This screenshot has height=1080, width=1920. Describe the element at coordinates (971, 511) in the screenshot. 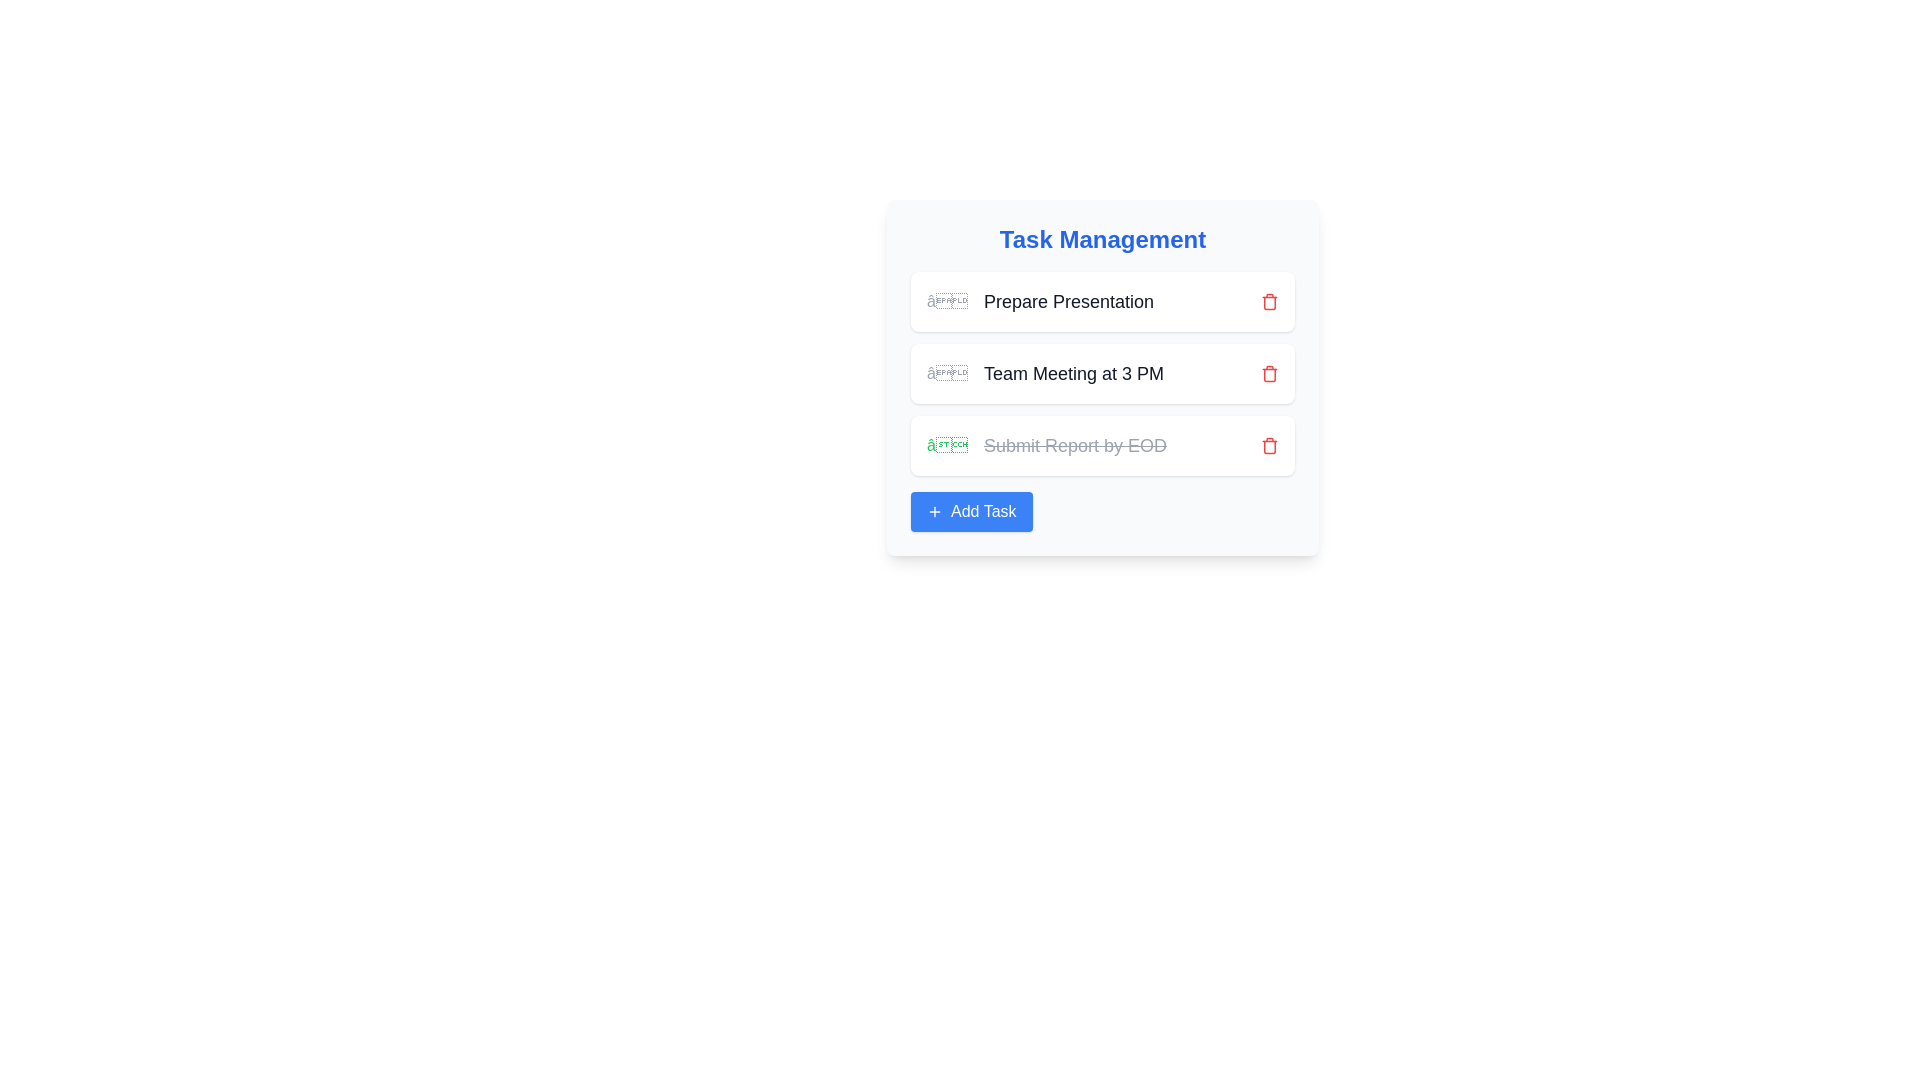

I see `the 'Add Task' button located at the bottom center of the 'Task Management' panel` at that location.